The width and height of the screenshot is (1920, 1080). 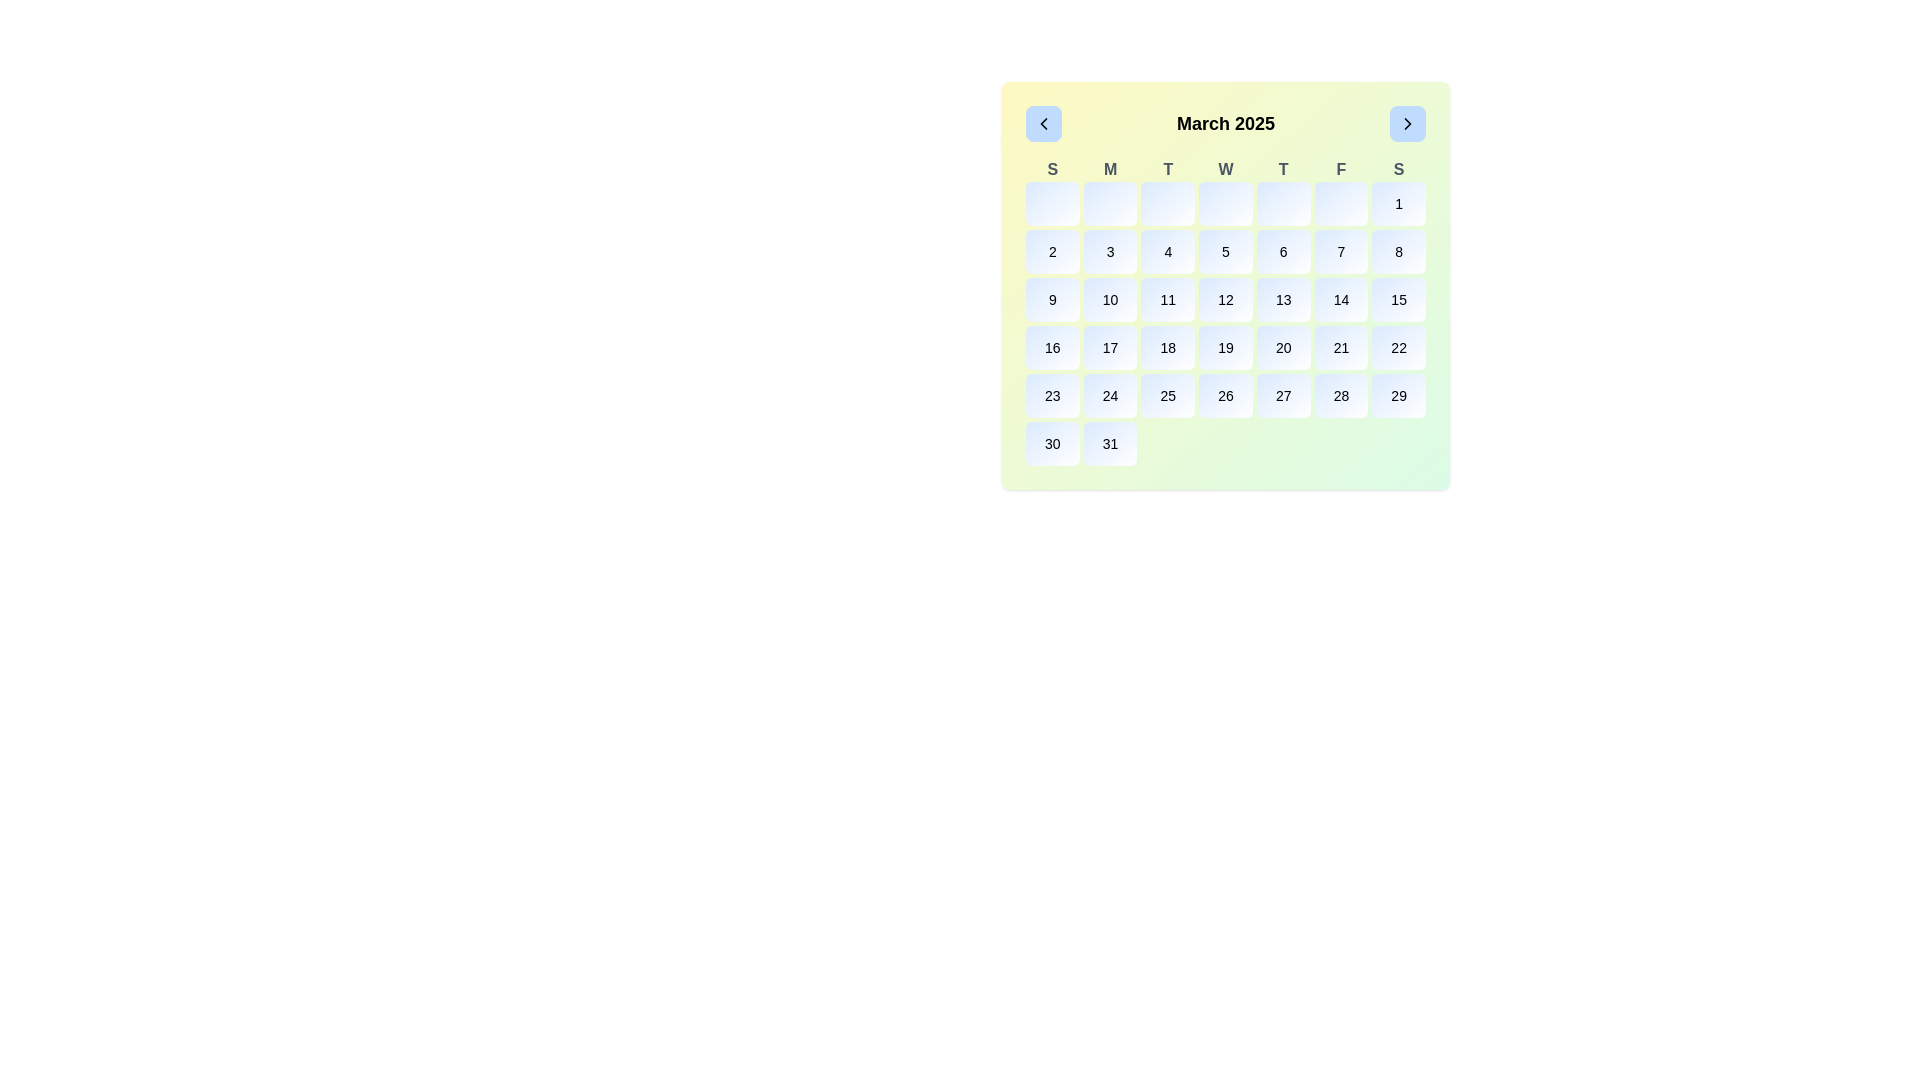 What do you see at coordinates (1168, 396) in the screenshot?
I see `the clickable date box displaying the number '25' in the calendar grid` at bounding box center [1168, 396].